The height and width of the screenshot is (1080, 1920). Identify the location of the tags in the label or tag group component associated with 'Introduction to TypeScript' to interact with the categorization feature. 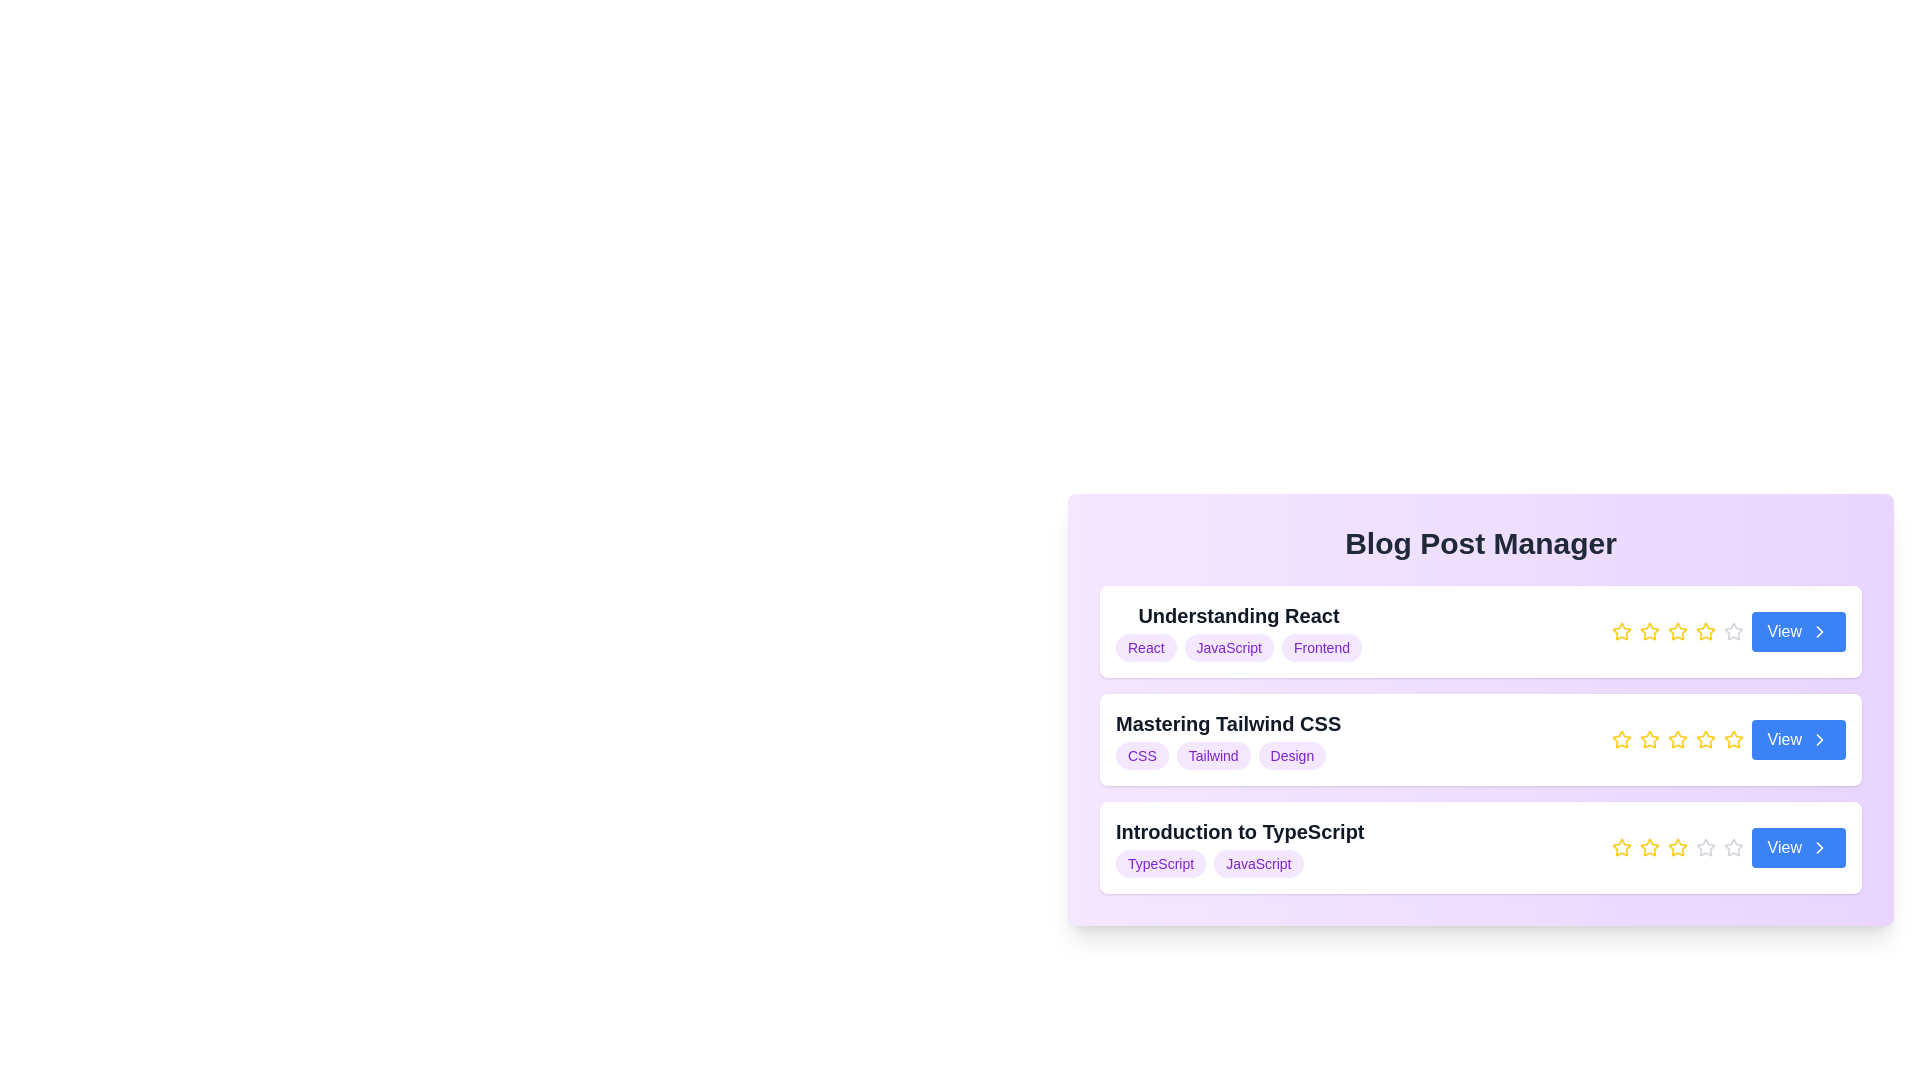
(1238, 863).